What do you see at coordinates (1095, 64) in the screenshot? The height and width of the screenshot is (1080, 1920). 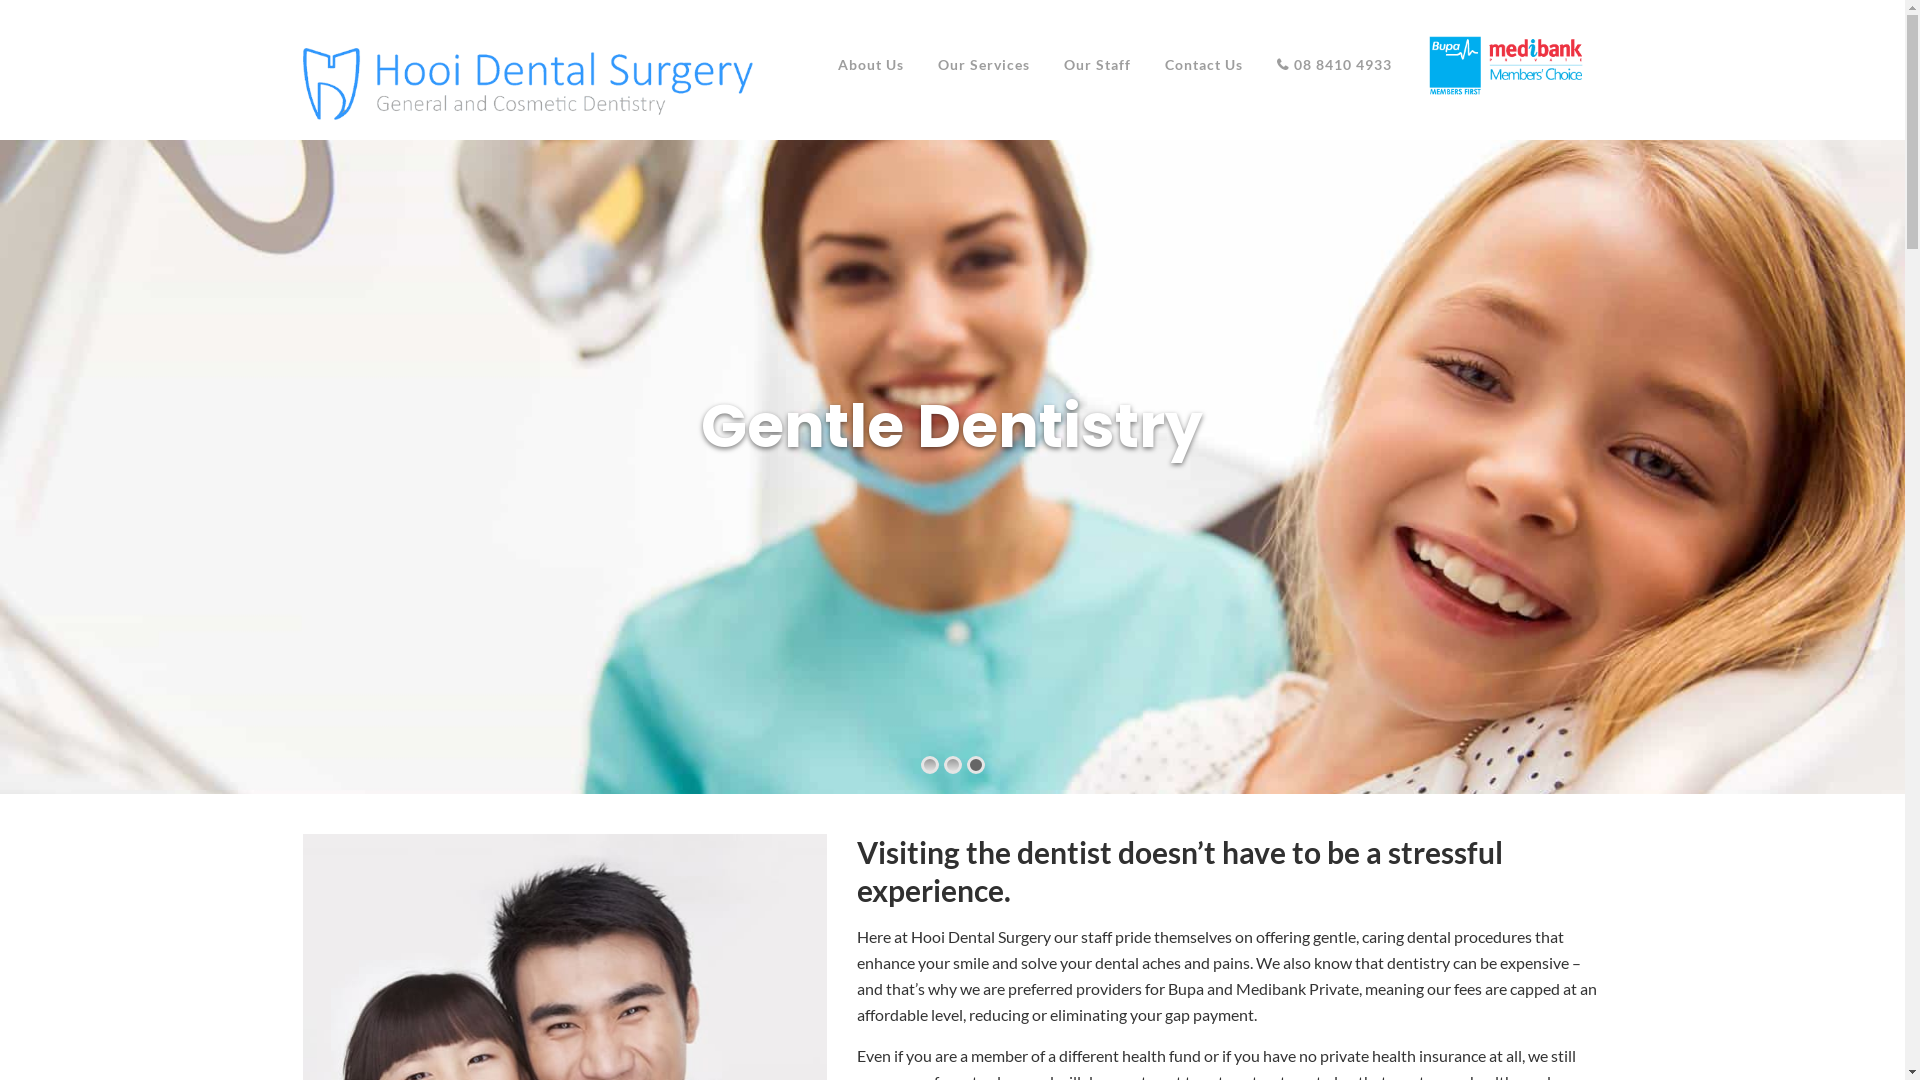 I see `'Our Staff'` at bounding box center [1095, 64].